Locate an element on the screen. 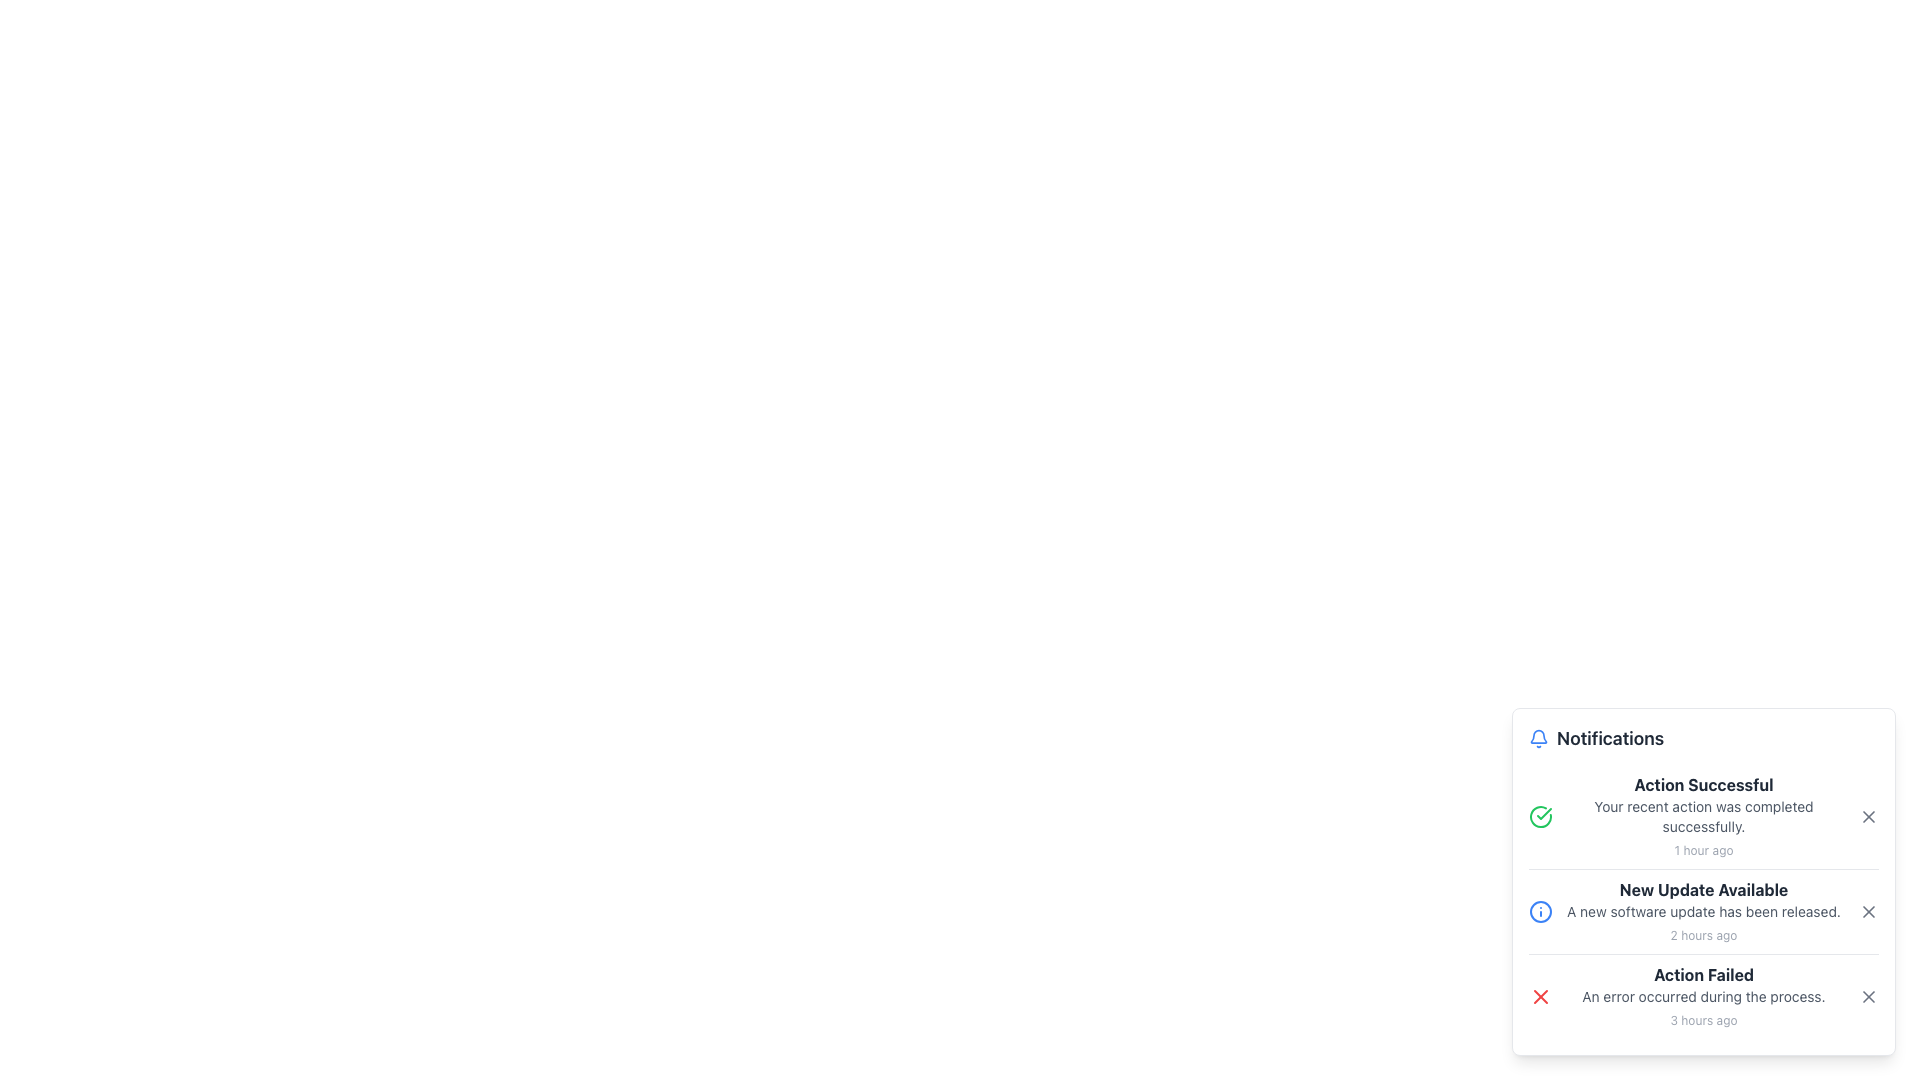 The width and height of the screenshot is (1920, 1080). the Close button (small SVG cross icon) located in the top-right corner of the 'Action Successful' notification is located at coordinates (1867, 817).